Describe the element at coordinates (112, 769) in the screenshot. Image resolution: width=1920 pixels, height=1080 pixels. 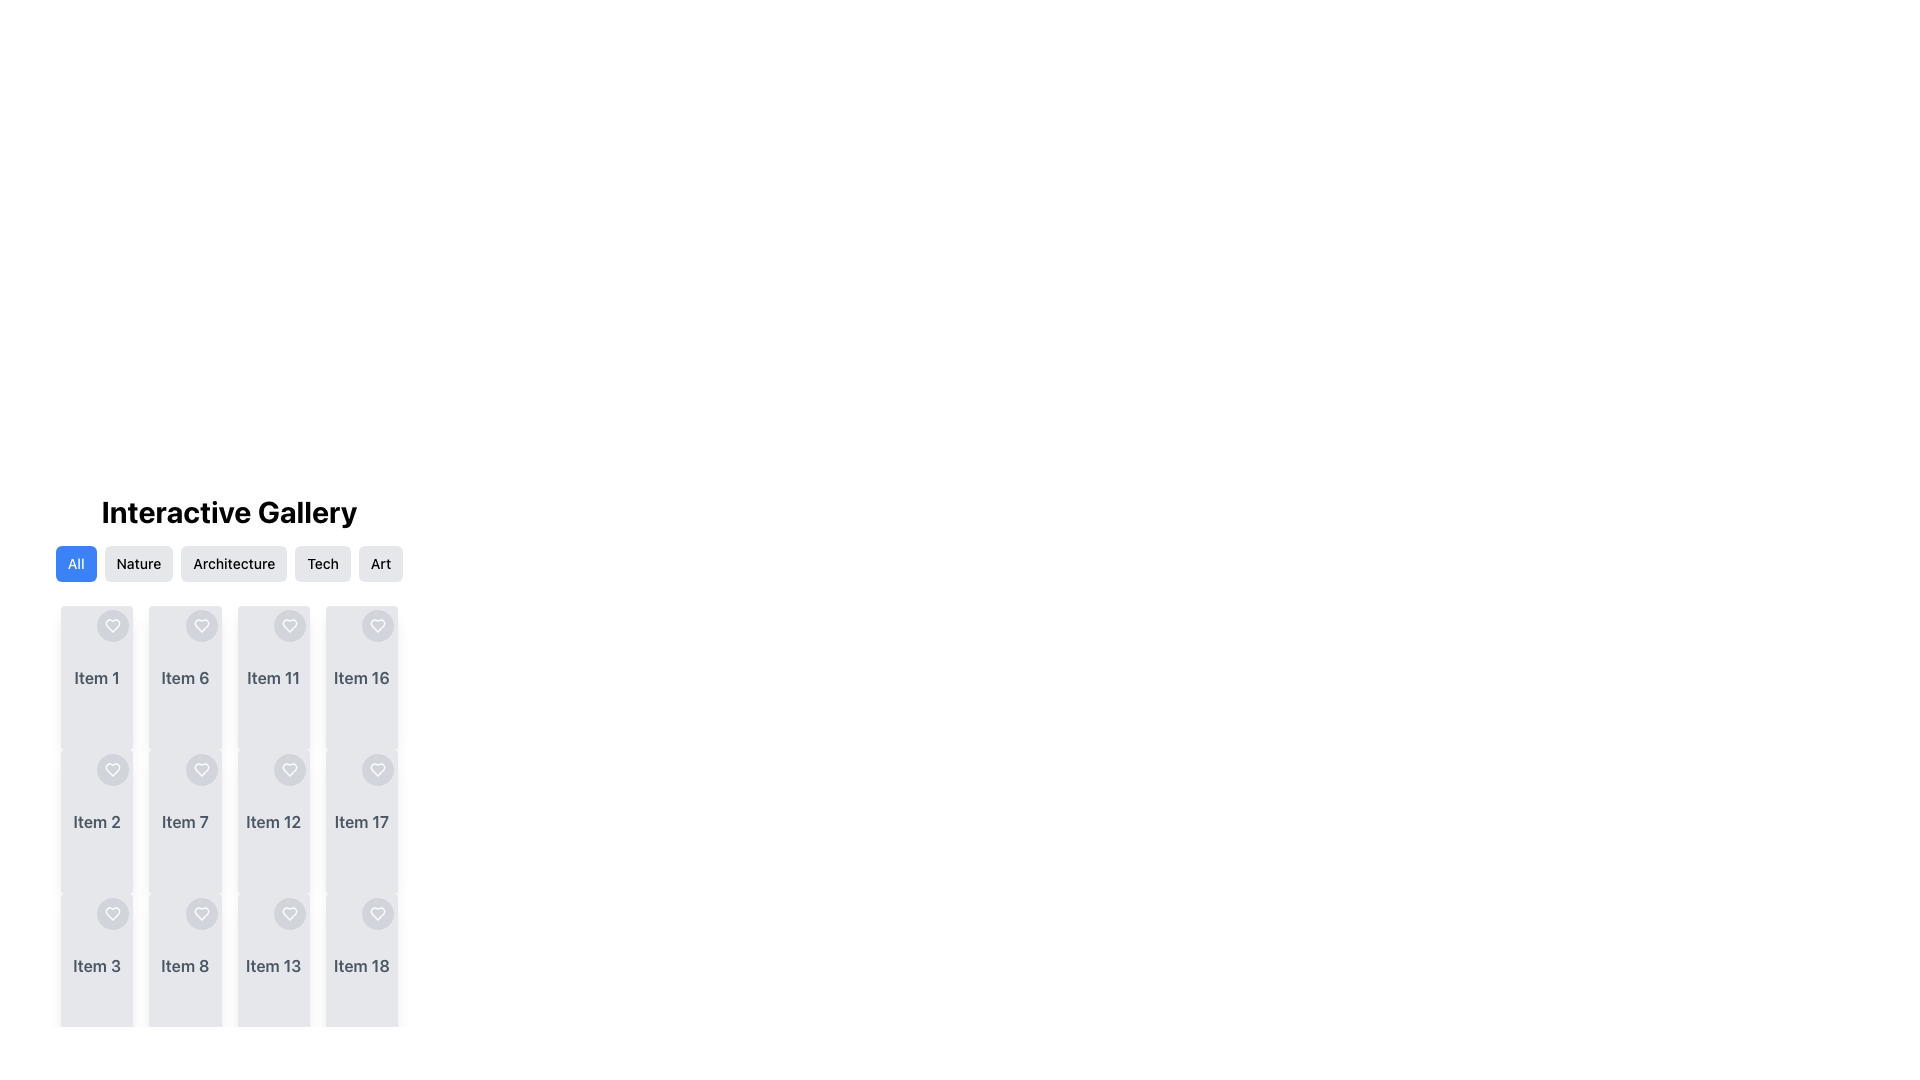
I see `the 'favorite' button located at the top-right corner of the 'Item 2' card` at that location.